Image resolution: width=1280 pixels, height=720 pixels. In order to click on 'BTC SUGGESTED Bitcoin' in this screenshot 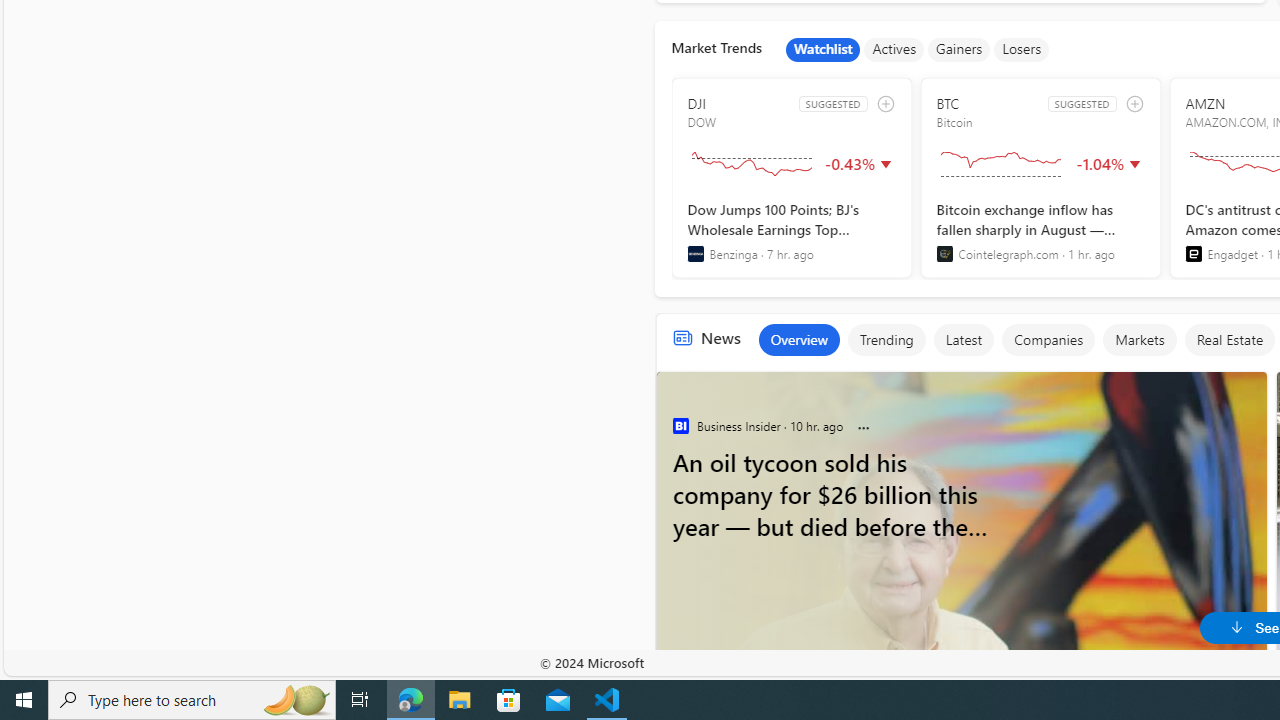, I will do `click(1040, 177)`.